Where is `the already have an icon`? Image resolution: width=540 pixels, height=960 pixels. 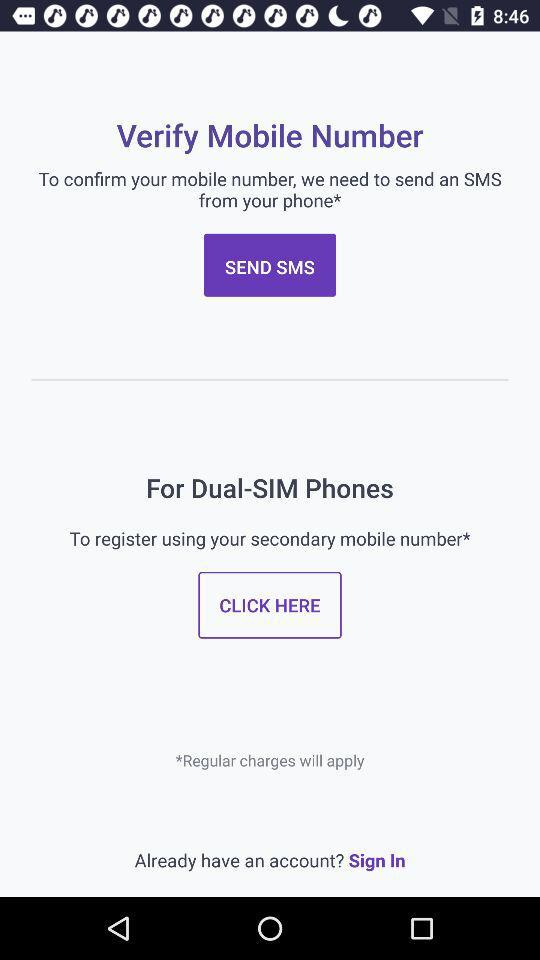
the already have an icon is located at coordinates (270, 859).